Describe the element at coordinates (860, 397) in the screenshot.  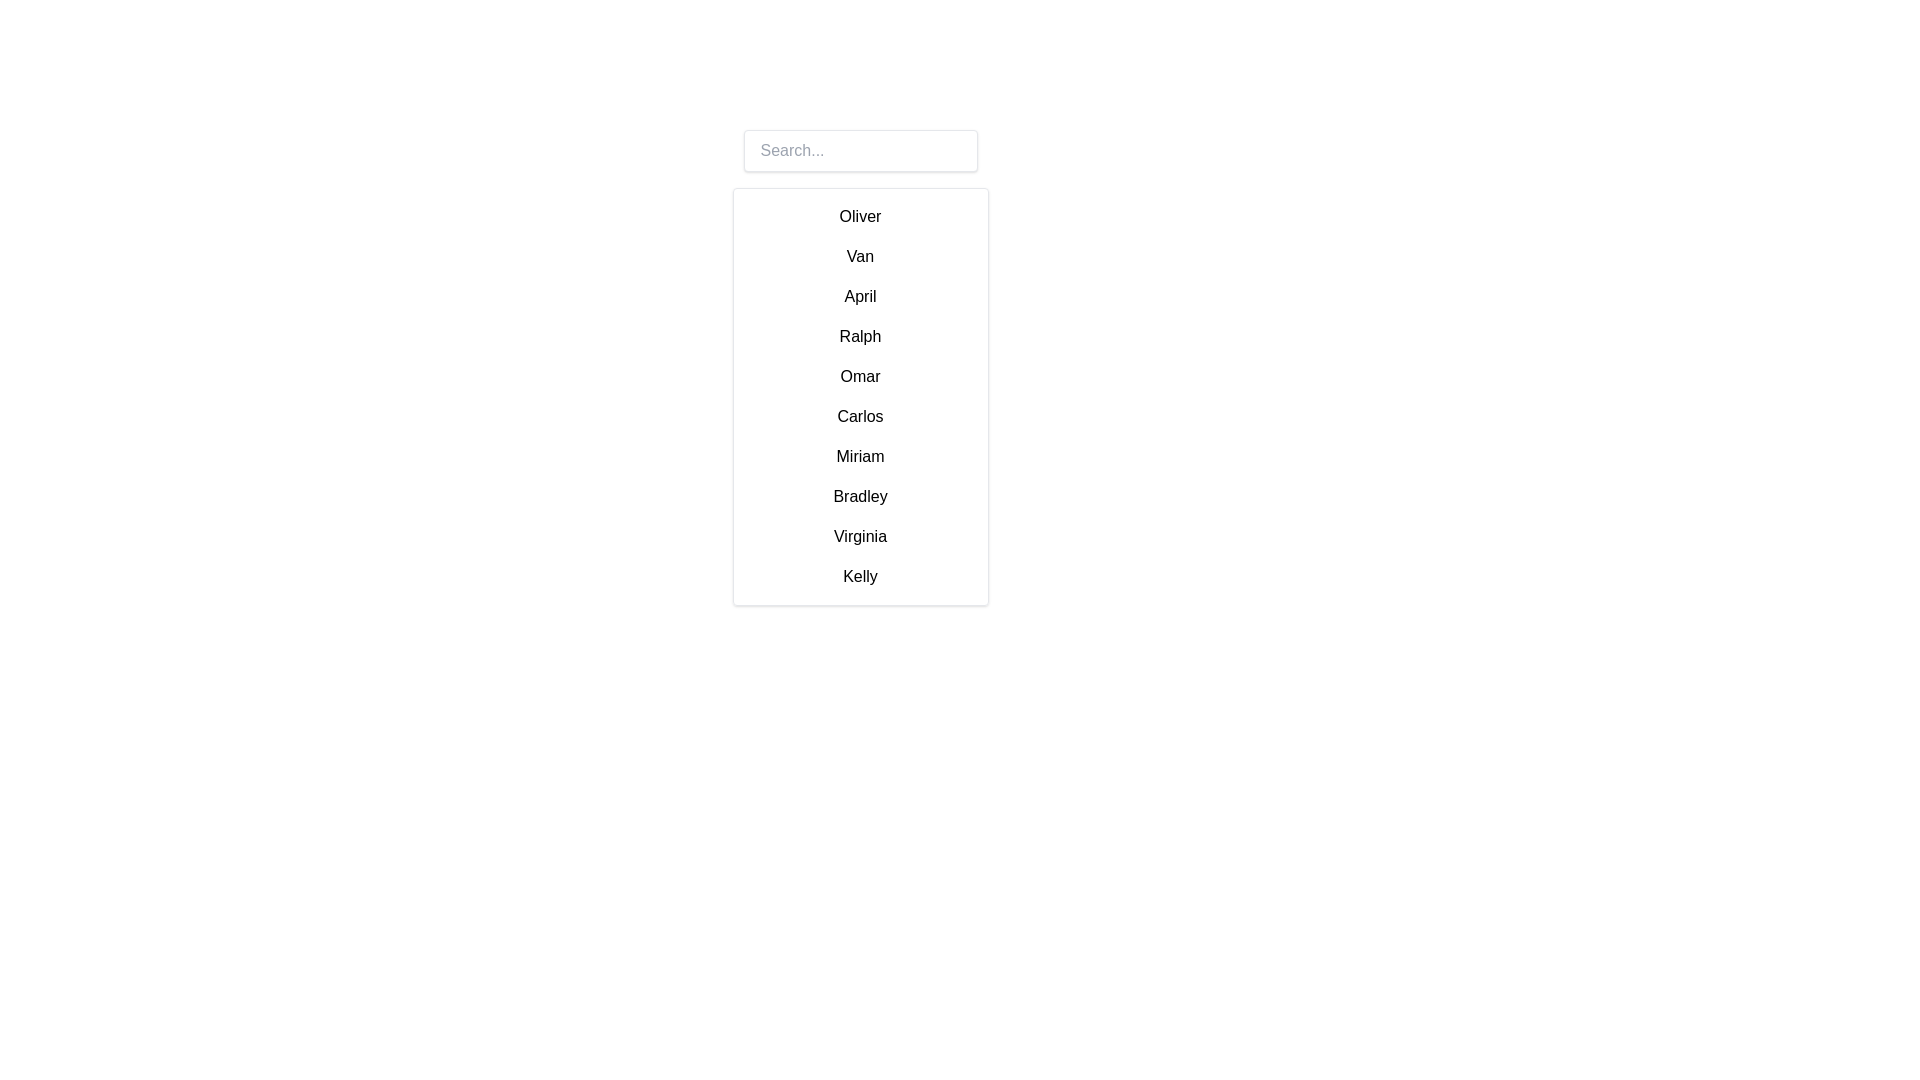
I see `the fifth entry labeled 'Omar' in the vertically-arranged list within the dropdown selection list` at that location.